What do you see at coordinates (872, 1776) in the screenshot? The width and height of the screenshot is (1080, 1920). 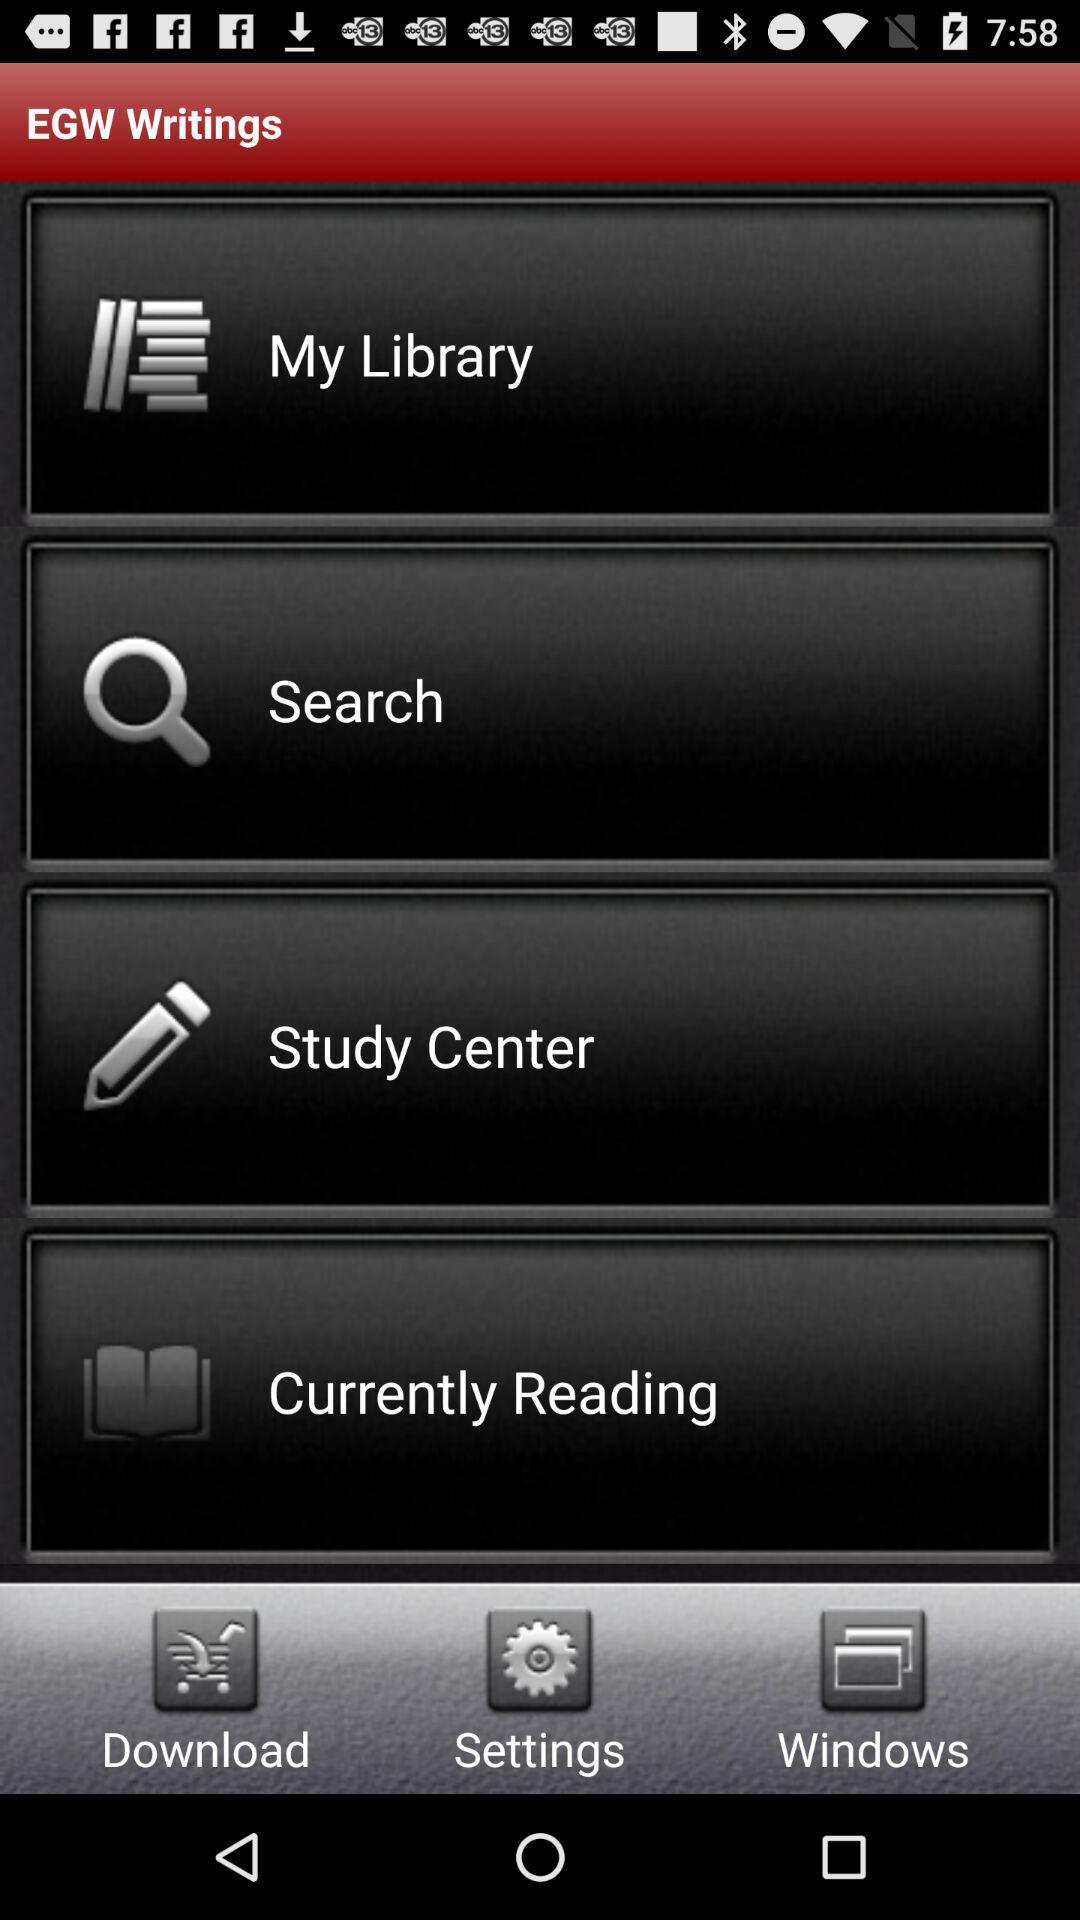 I see `the folder icon` at bounding box center [872, 1776].